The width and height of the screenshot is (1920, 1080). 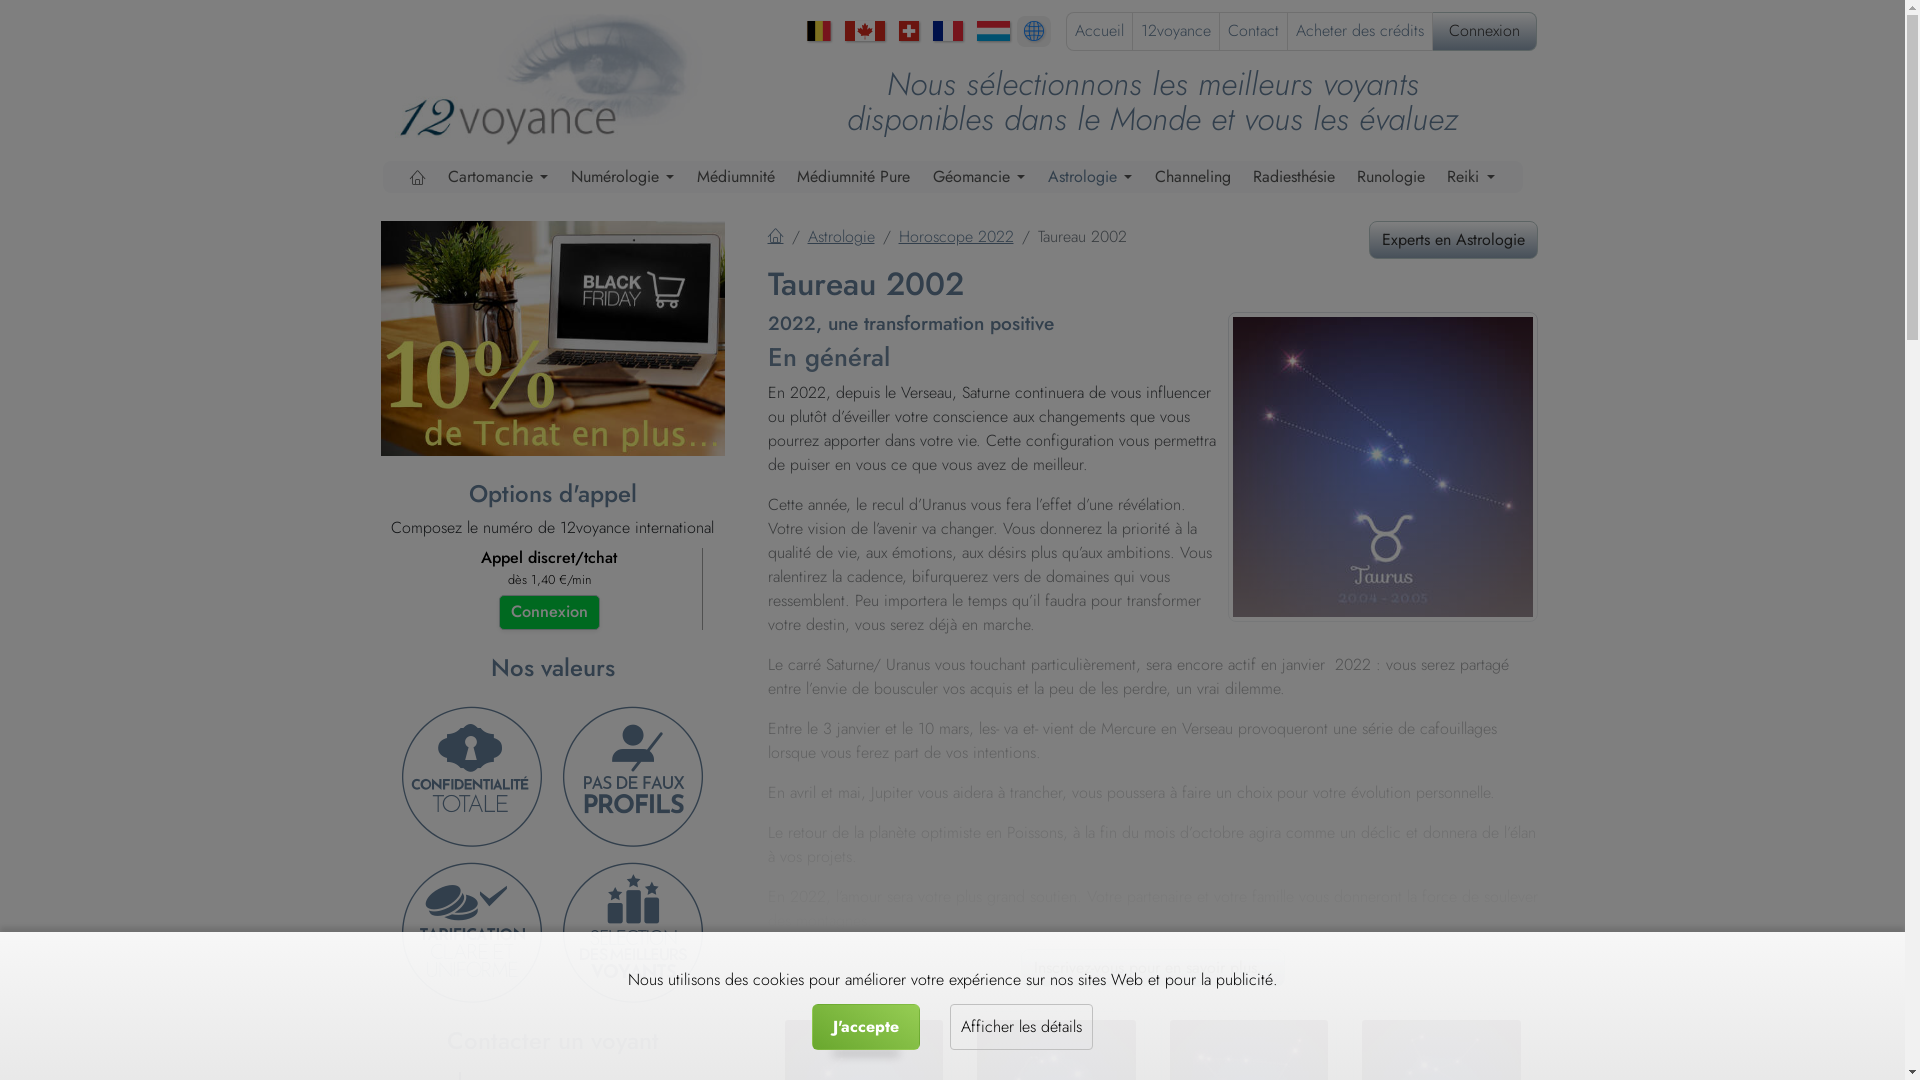 What do you see at coordinates (865, 1026) in the screenshot?
I see `'J'accepte'` at bounding box center [865, 1026].